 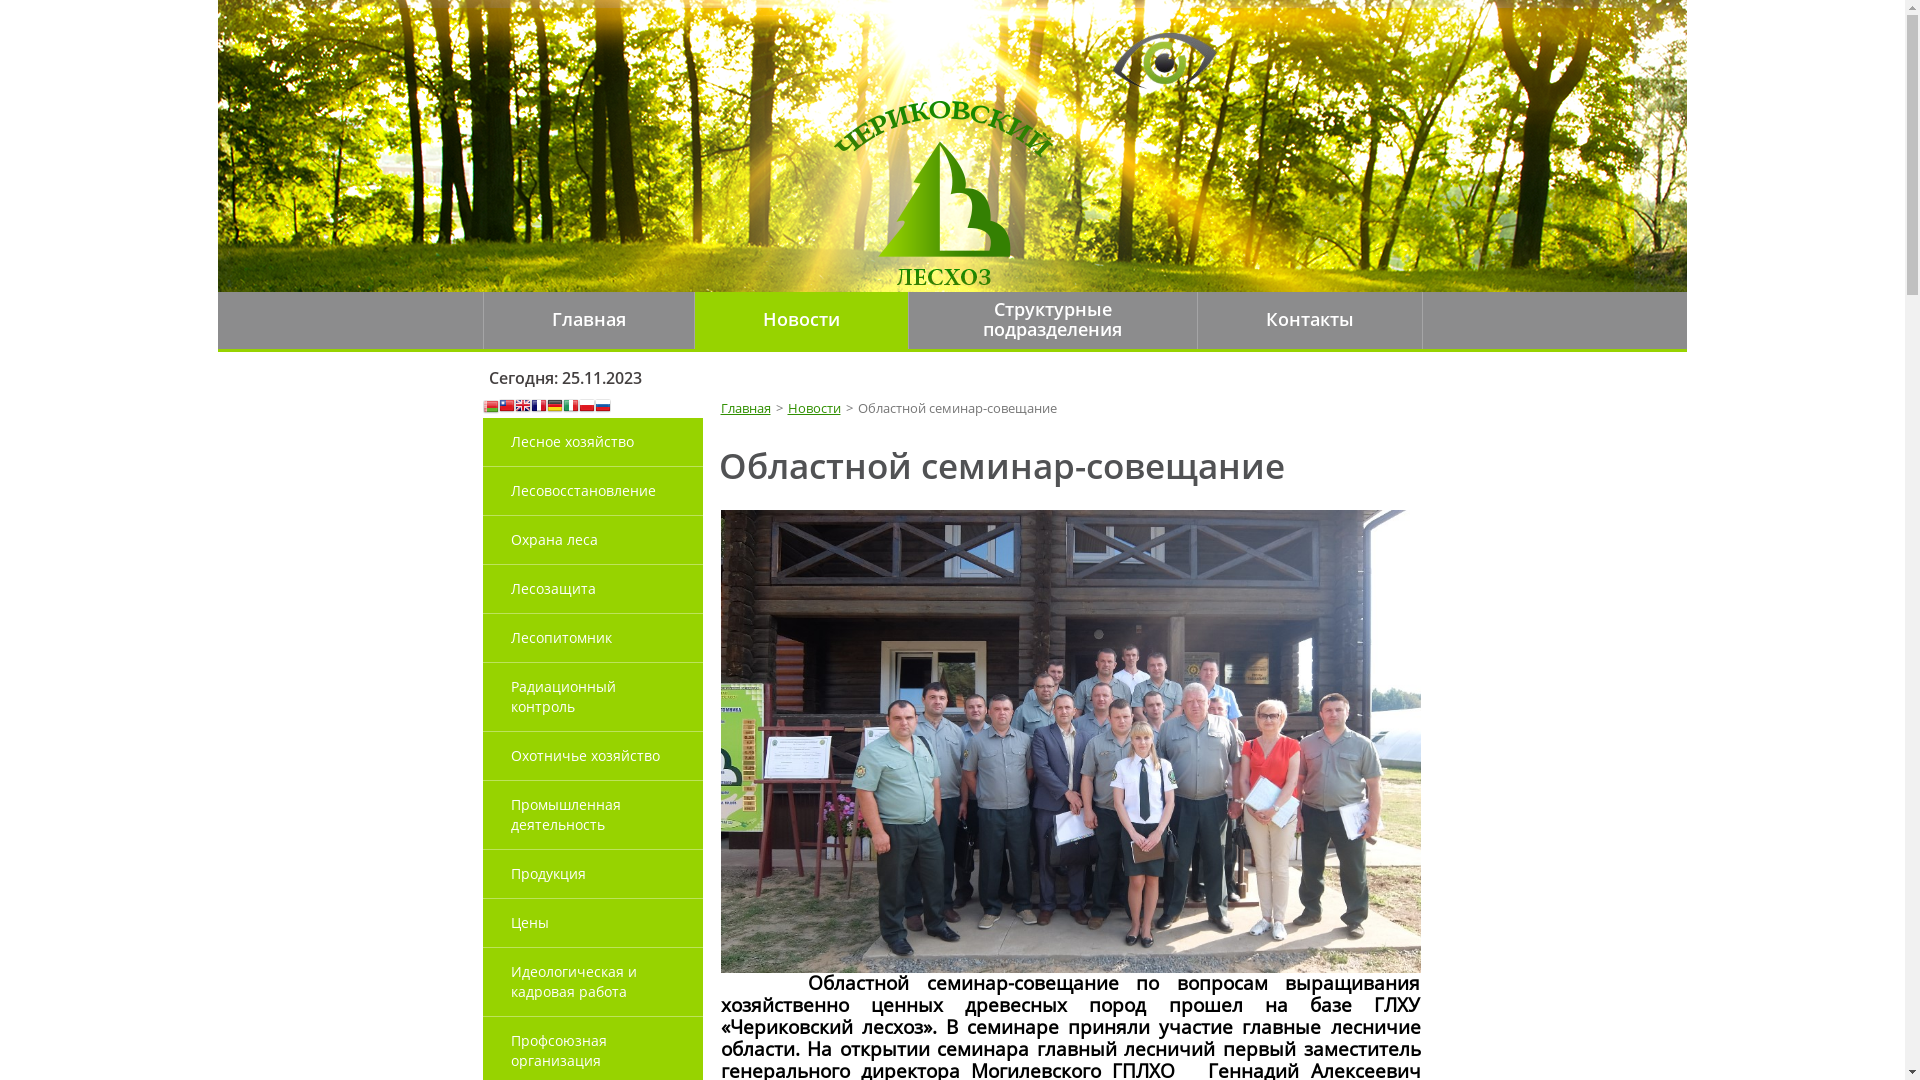 I want to click on 'German', so click(x=553, y=406).